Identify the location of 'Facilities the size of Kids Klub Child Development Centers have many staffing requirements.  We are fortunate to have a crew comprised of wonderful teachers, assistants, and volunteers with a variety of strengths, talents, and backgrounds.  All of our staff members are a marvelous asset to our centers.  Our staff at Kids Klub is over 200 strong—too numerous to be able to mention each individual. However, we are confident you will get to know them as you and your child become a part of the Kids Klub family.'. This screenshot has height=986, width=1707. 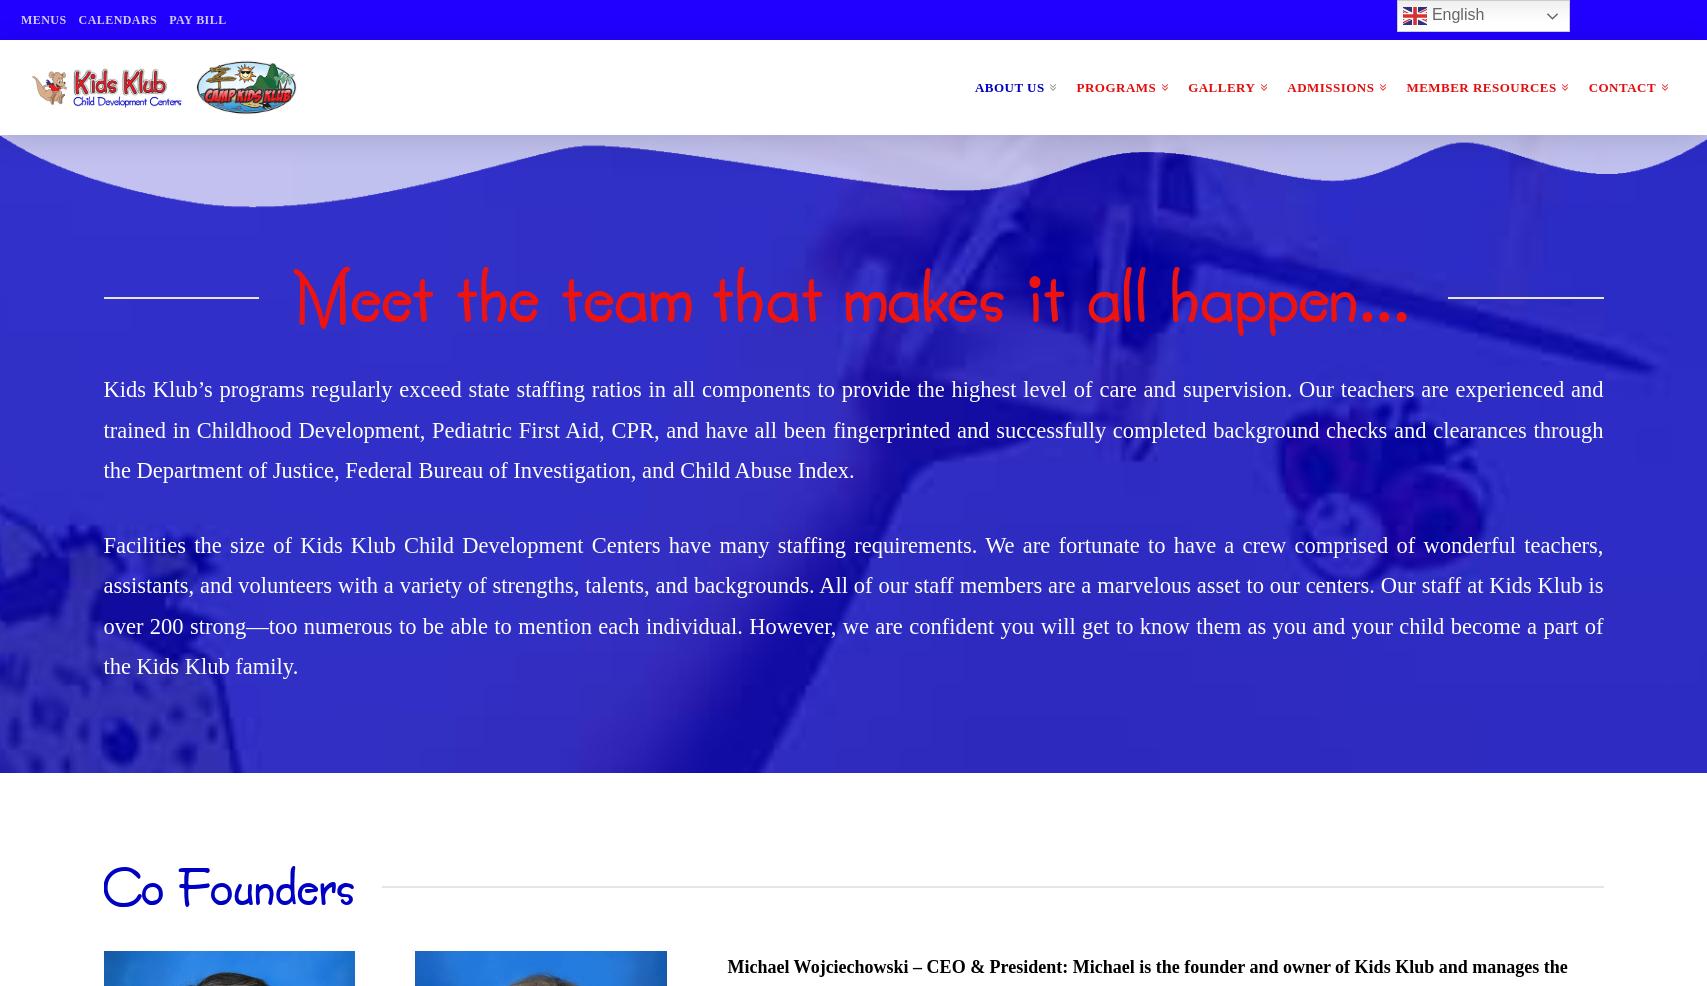
(852, 605).